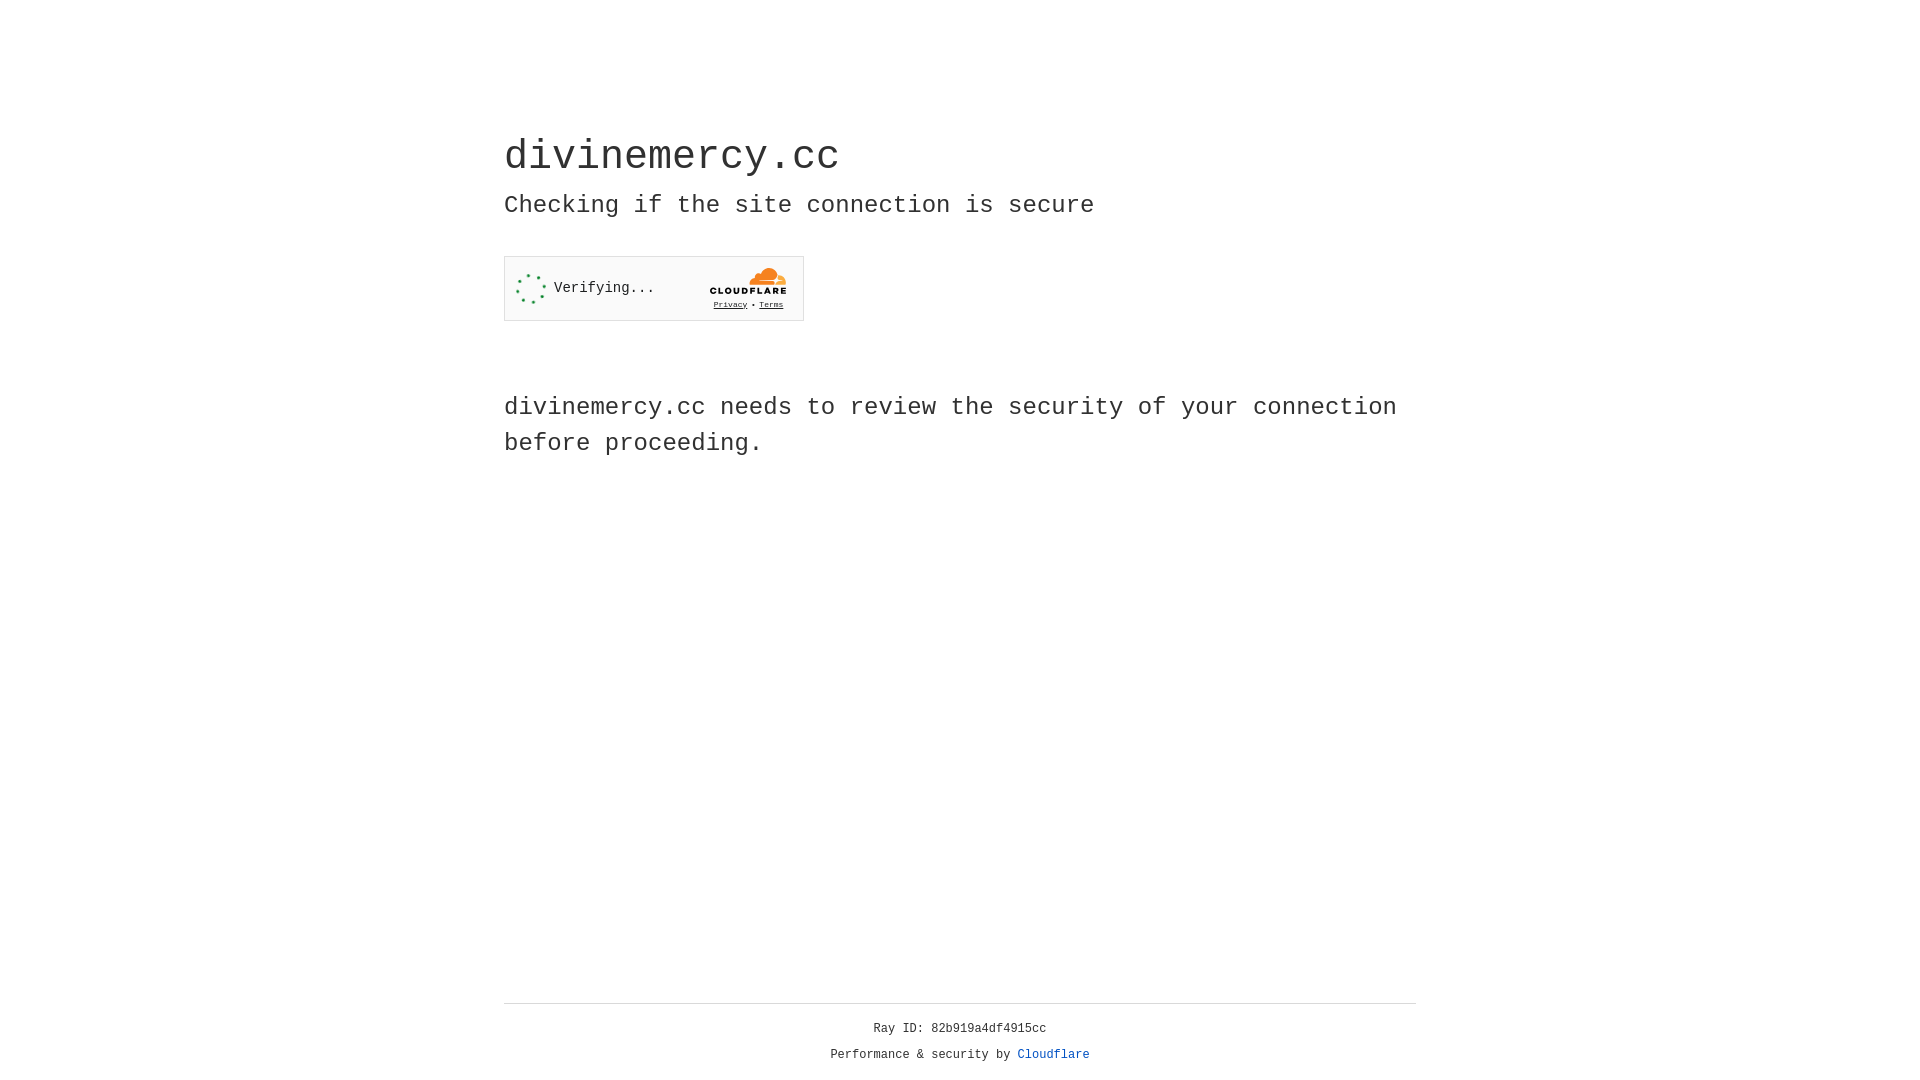 This screenshot has height=1080, width=1920. What do you see at coordinates (1017, 1054) in the screenshot?
I see `'Cloudflare'` at bounding box center [1017, 1054].